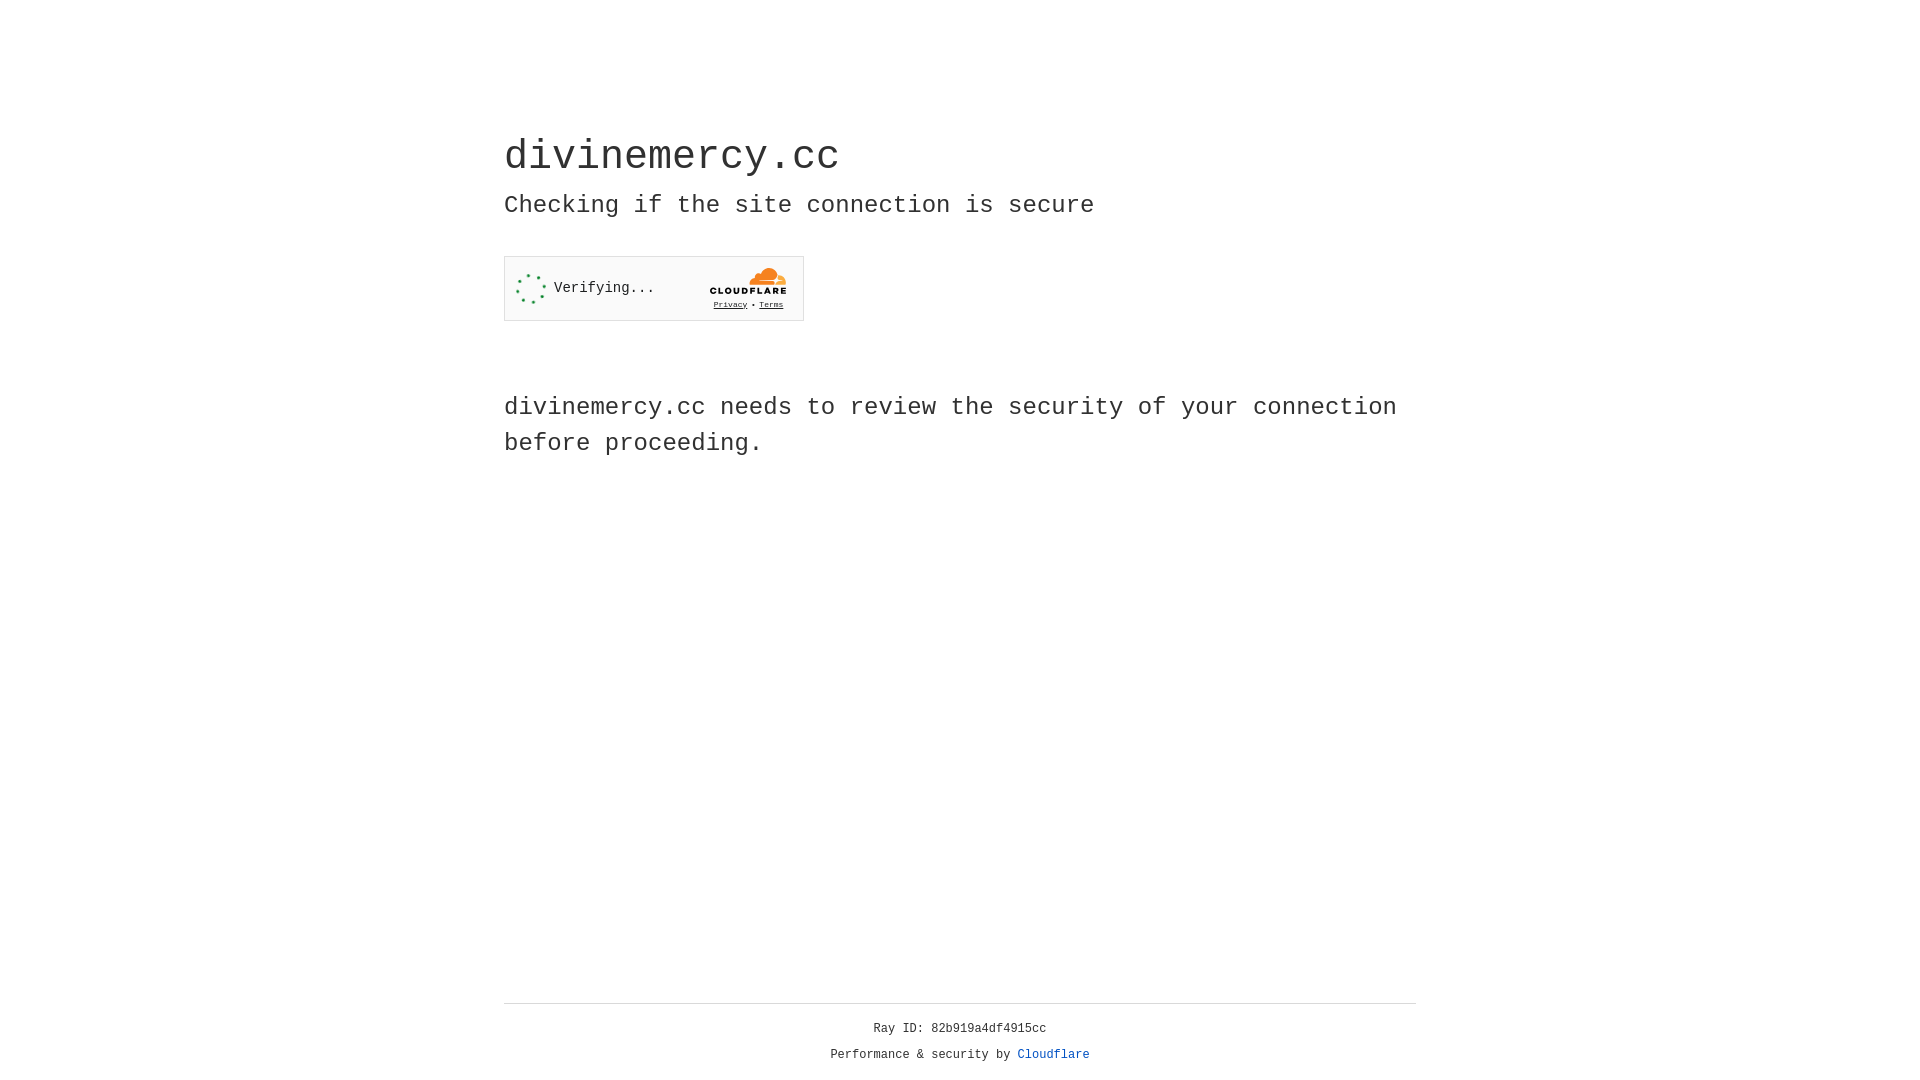 This screenshot has height=1080, width=1920. What do you see at coordinates (1017, 1054) in the screenshot?
I see `'Cloudflare'` at bounding box center [1017, 1054].